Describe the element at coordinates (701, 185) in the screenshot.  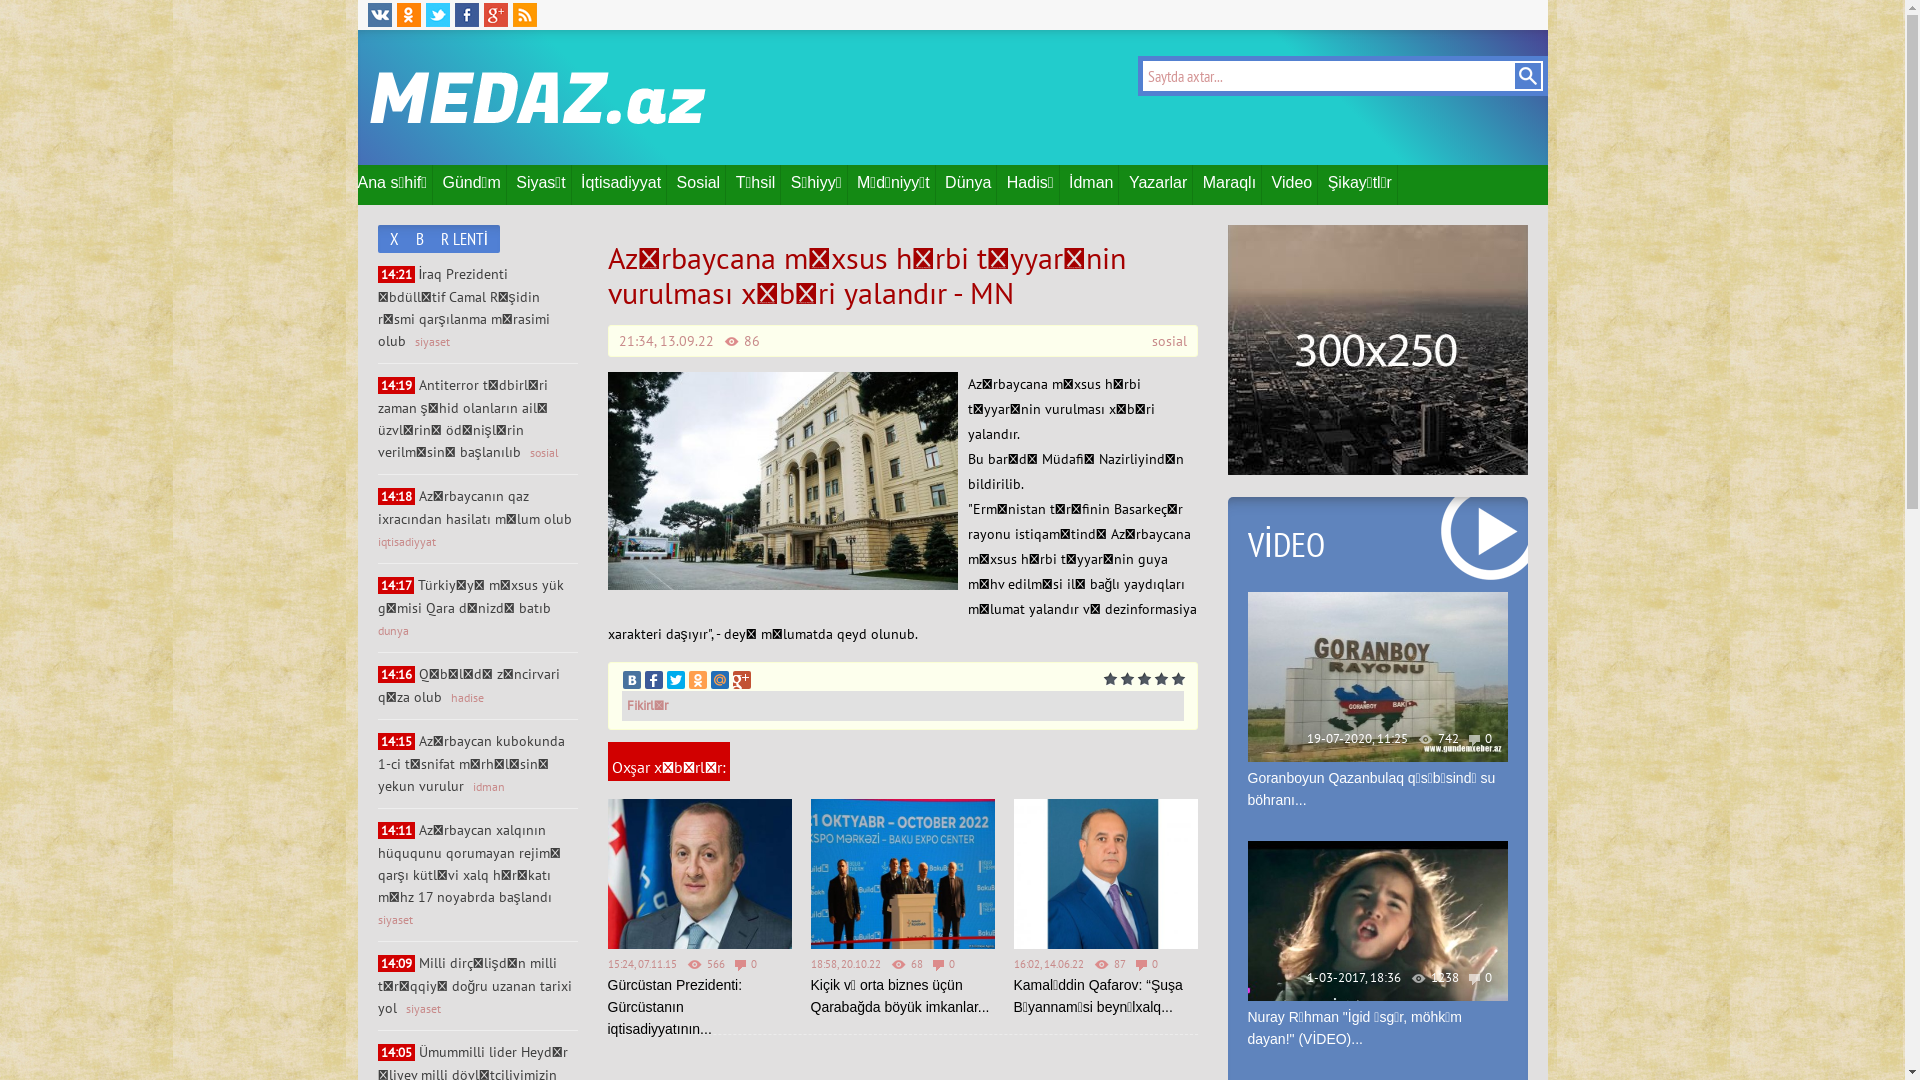
I see `'Sosial'` at that location.